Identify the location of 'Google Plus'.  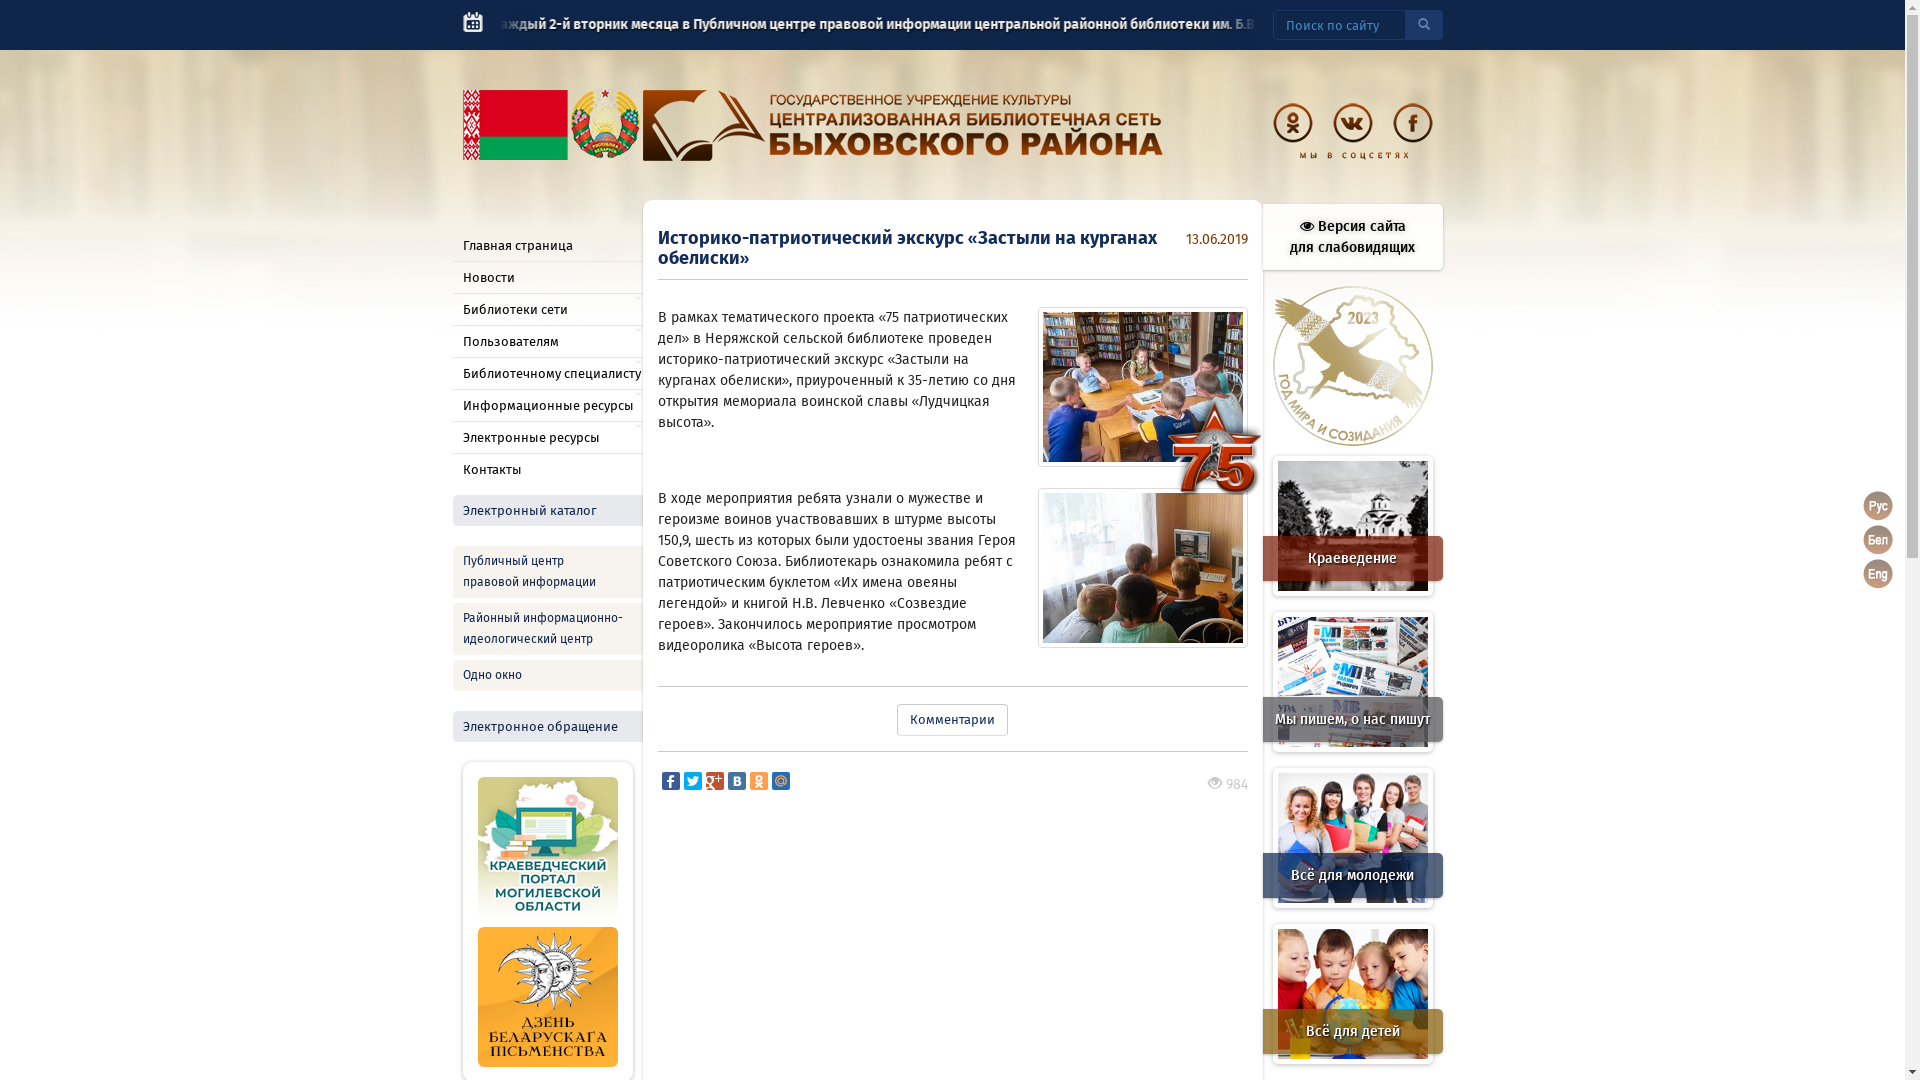
(705, 779).